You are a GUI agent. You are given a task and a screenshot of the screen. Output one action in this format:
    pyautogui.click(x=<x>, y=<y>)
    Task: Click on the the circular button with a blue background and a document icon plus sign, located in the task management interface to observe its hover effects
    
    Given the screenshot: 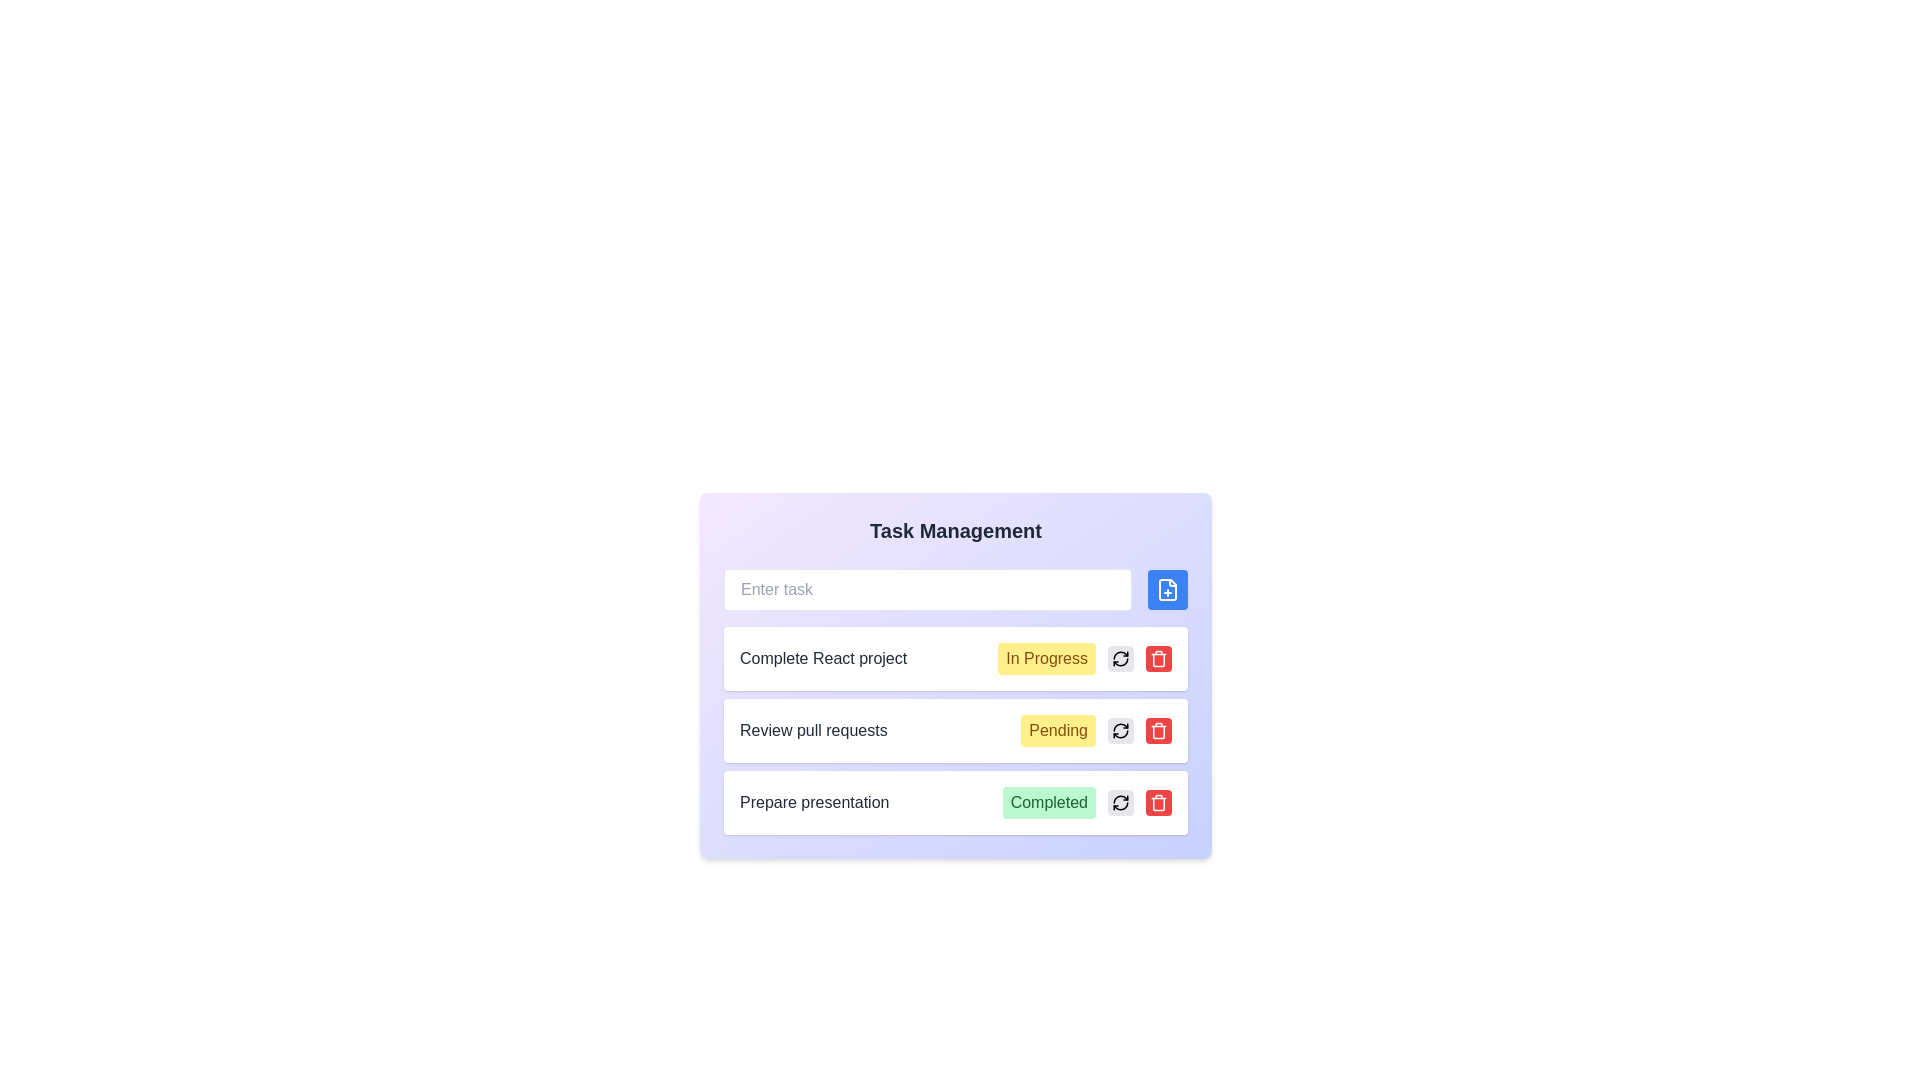 What is the action you would take?
    pyautogui.click(x=1167, y=589)
    